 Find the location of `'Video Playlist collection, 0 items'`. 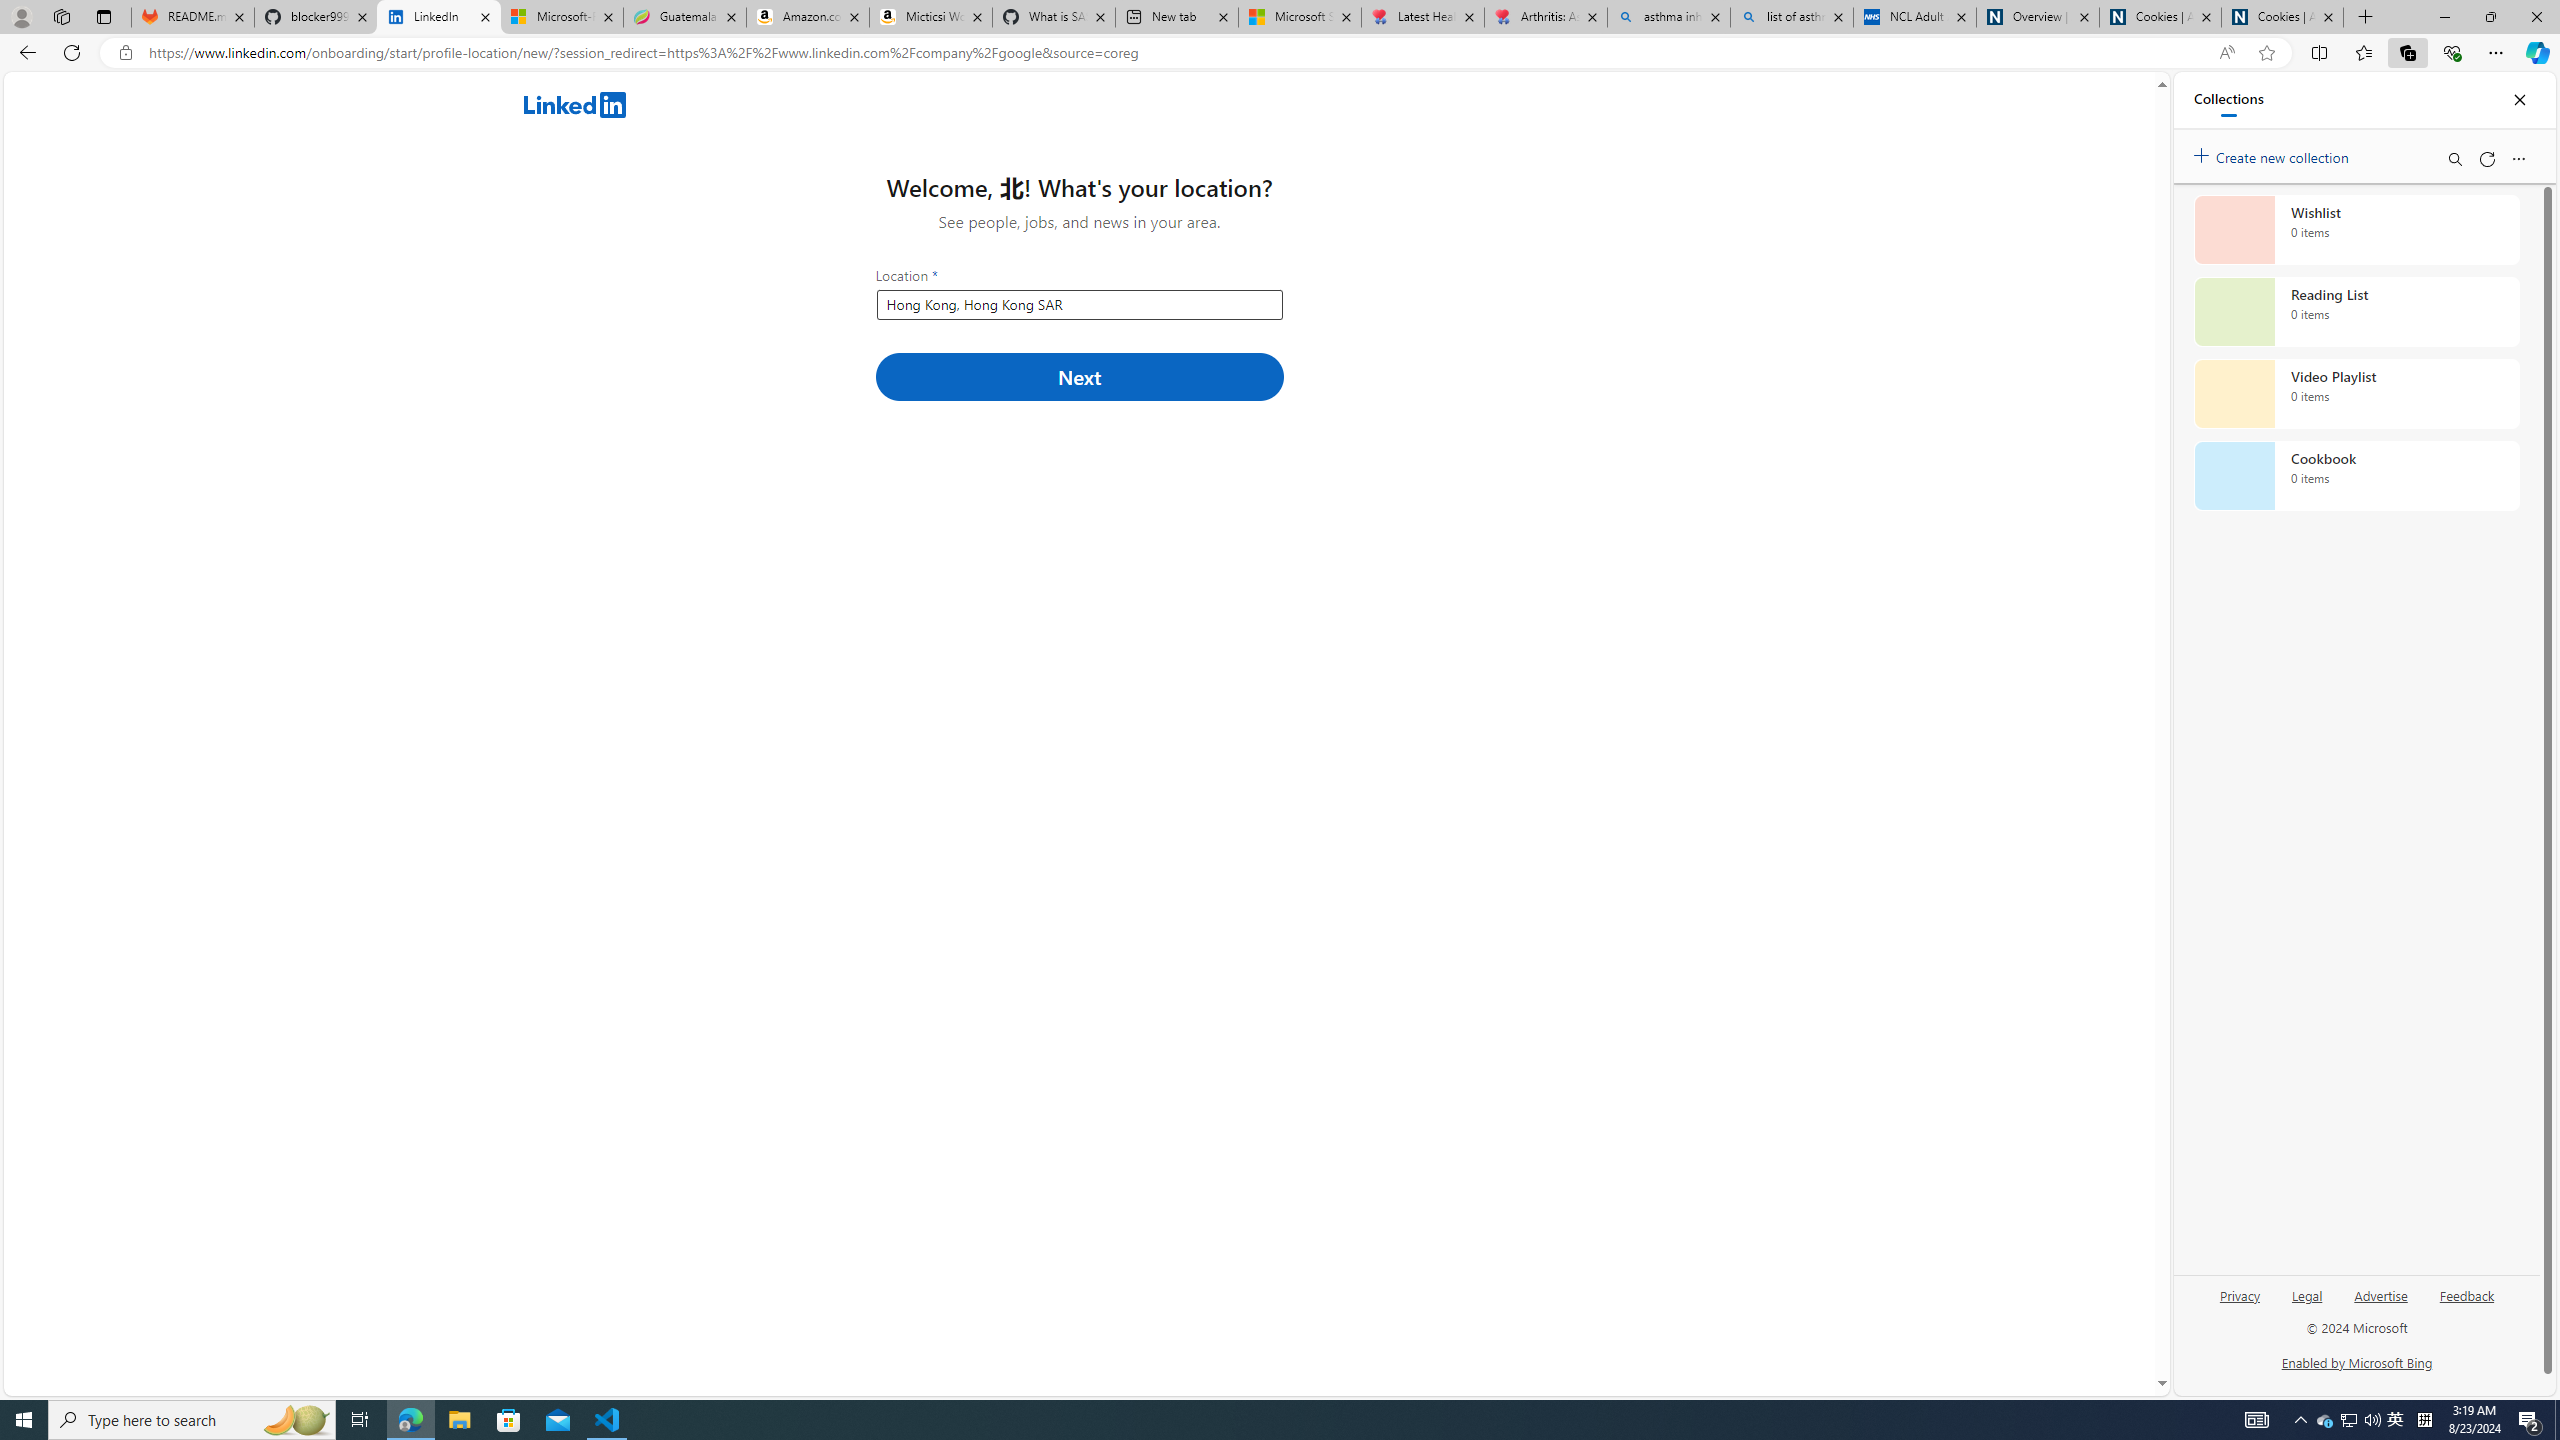

'Video Playlist collection, 0 items' is located at coordinates (2356, 392).